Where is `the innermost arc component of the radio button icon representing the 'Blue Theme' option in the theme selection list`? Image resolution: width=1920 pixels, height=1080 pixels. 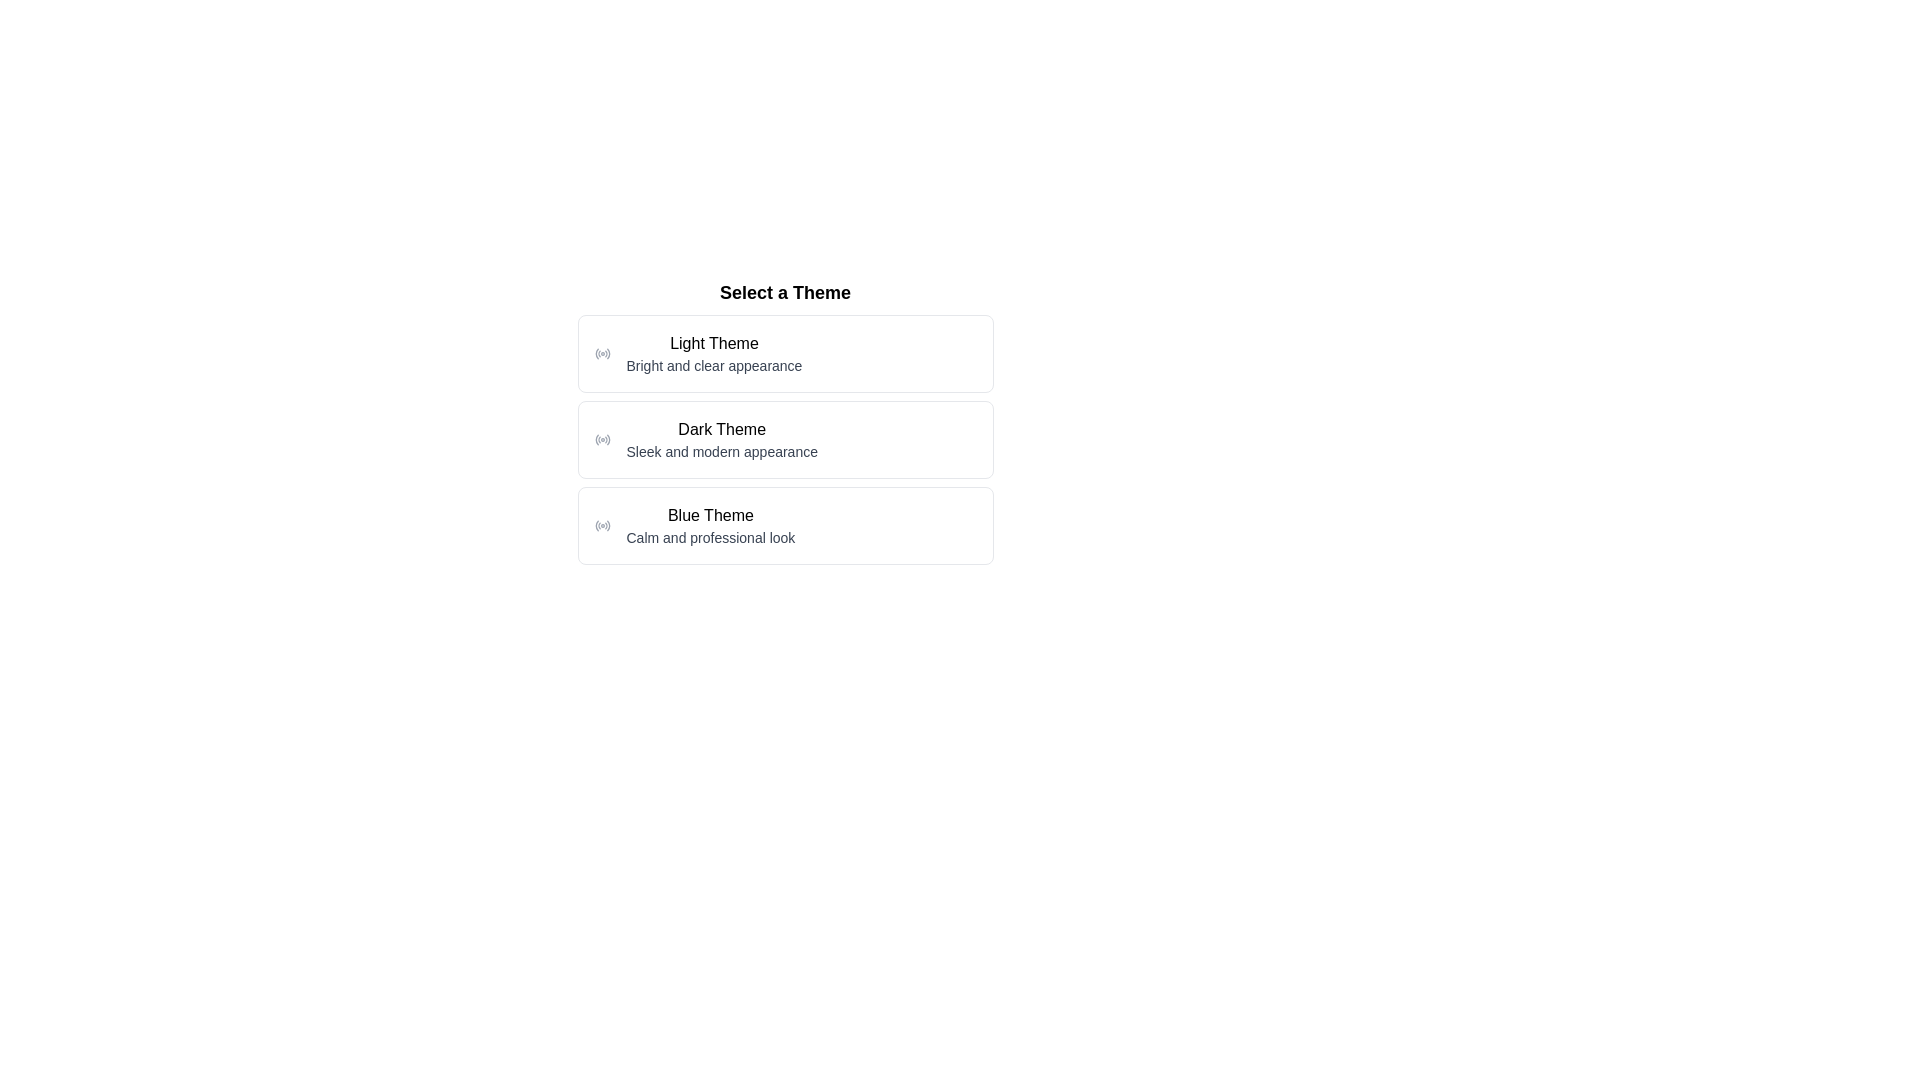
the innermost arc component of the radio button icon representing the 'Blue Theme' option in the theme selection list is located at coordinates (595, 524).